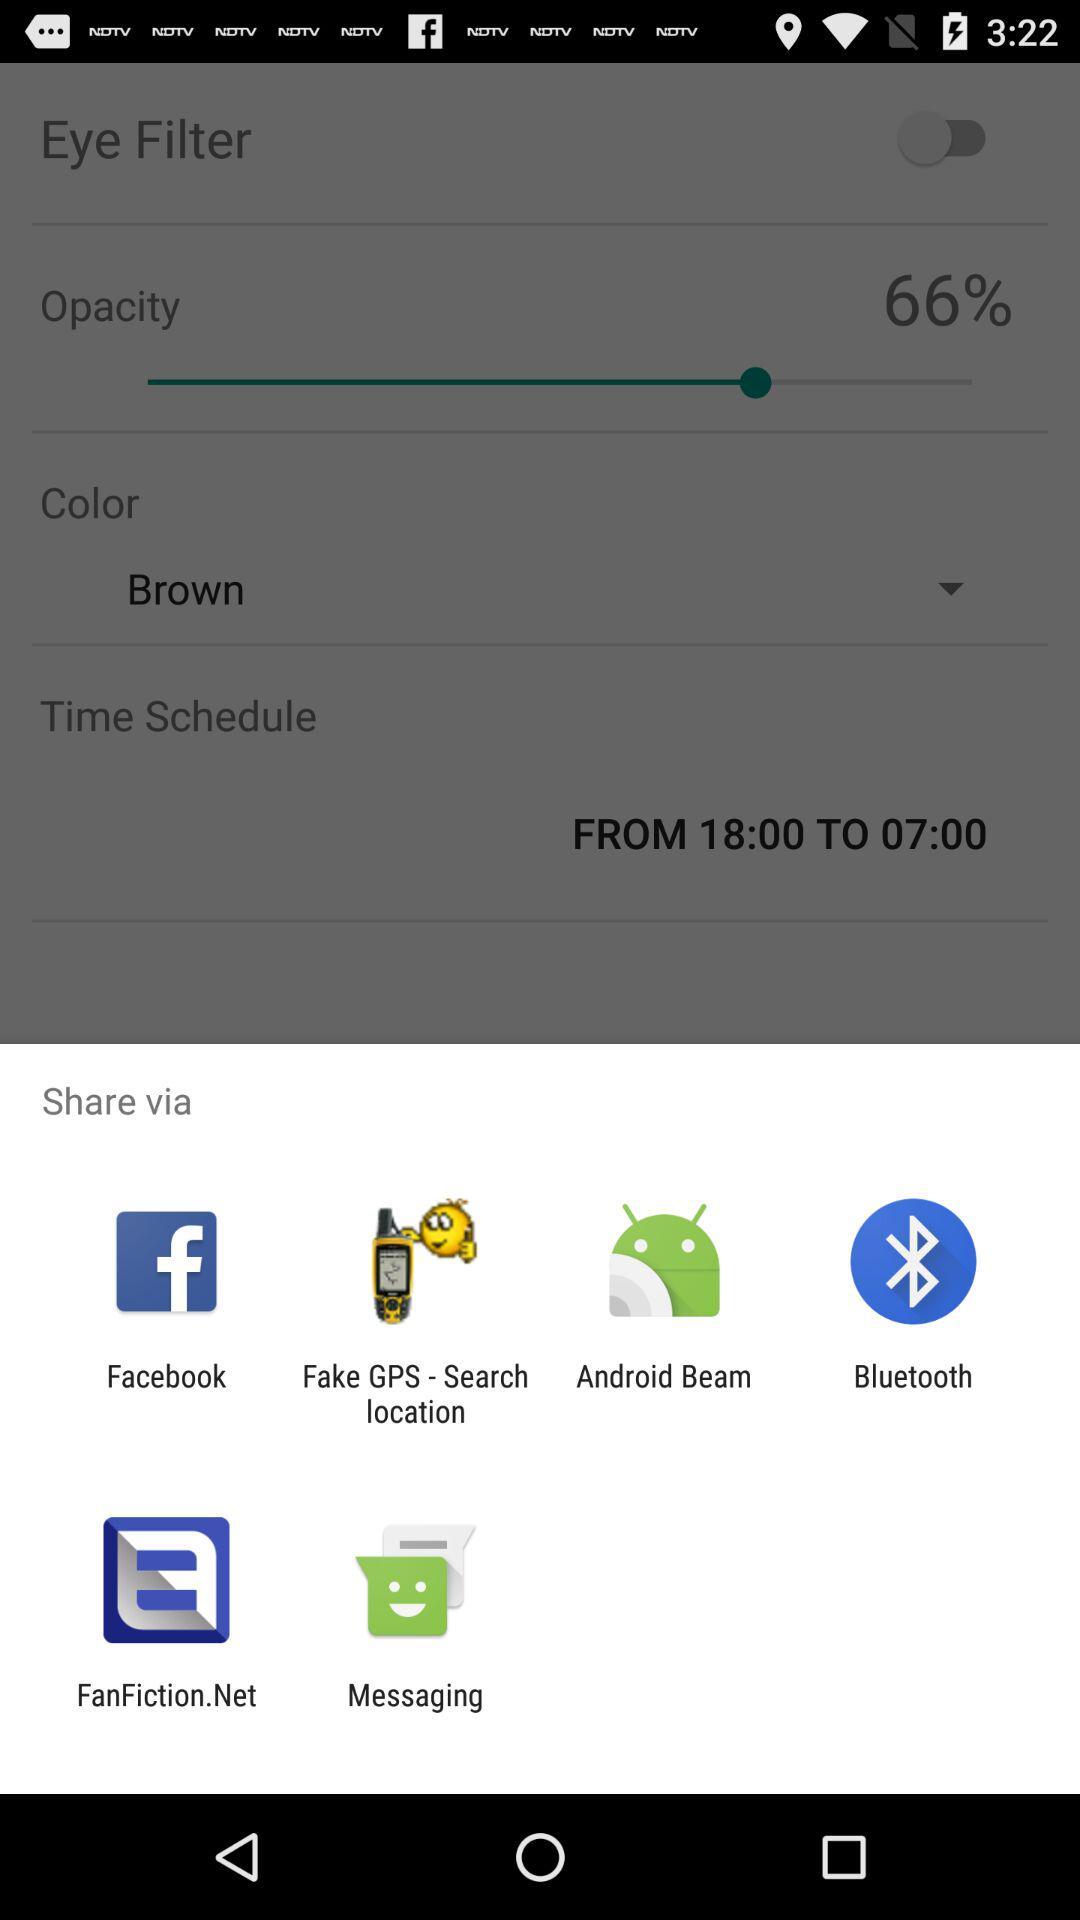 This screenshot has height=1920, width=1080. What do you see at coordinates (664, 1392) in the screenshot?
I see `app to the left of the bluetooth` at bounding box center [664, 1392].